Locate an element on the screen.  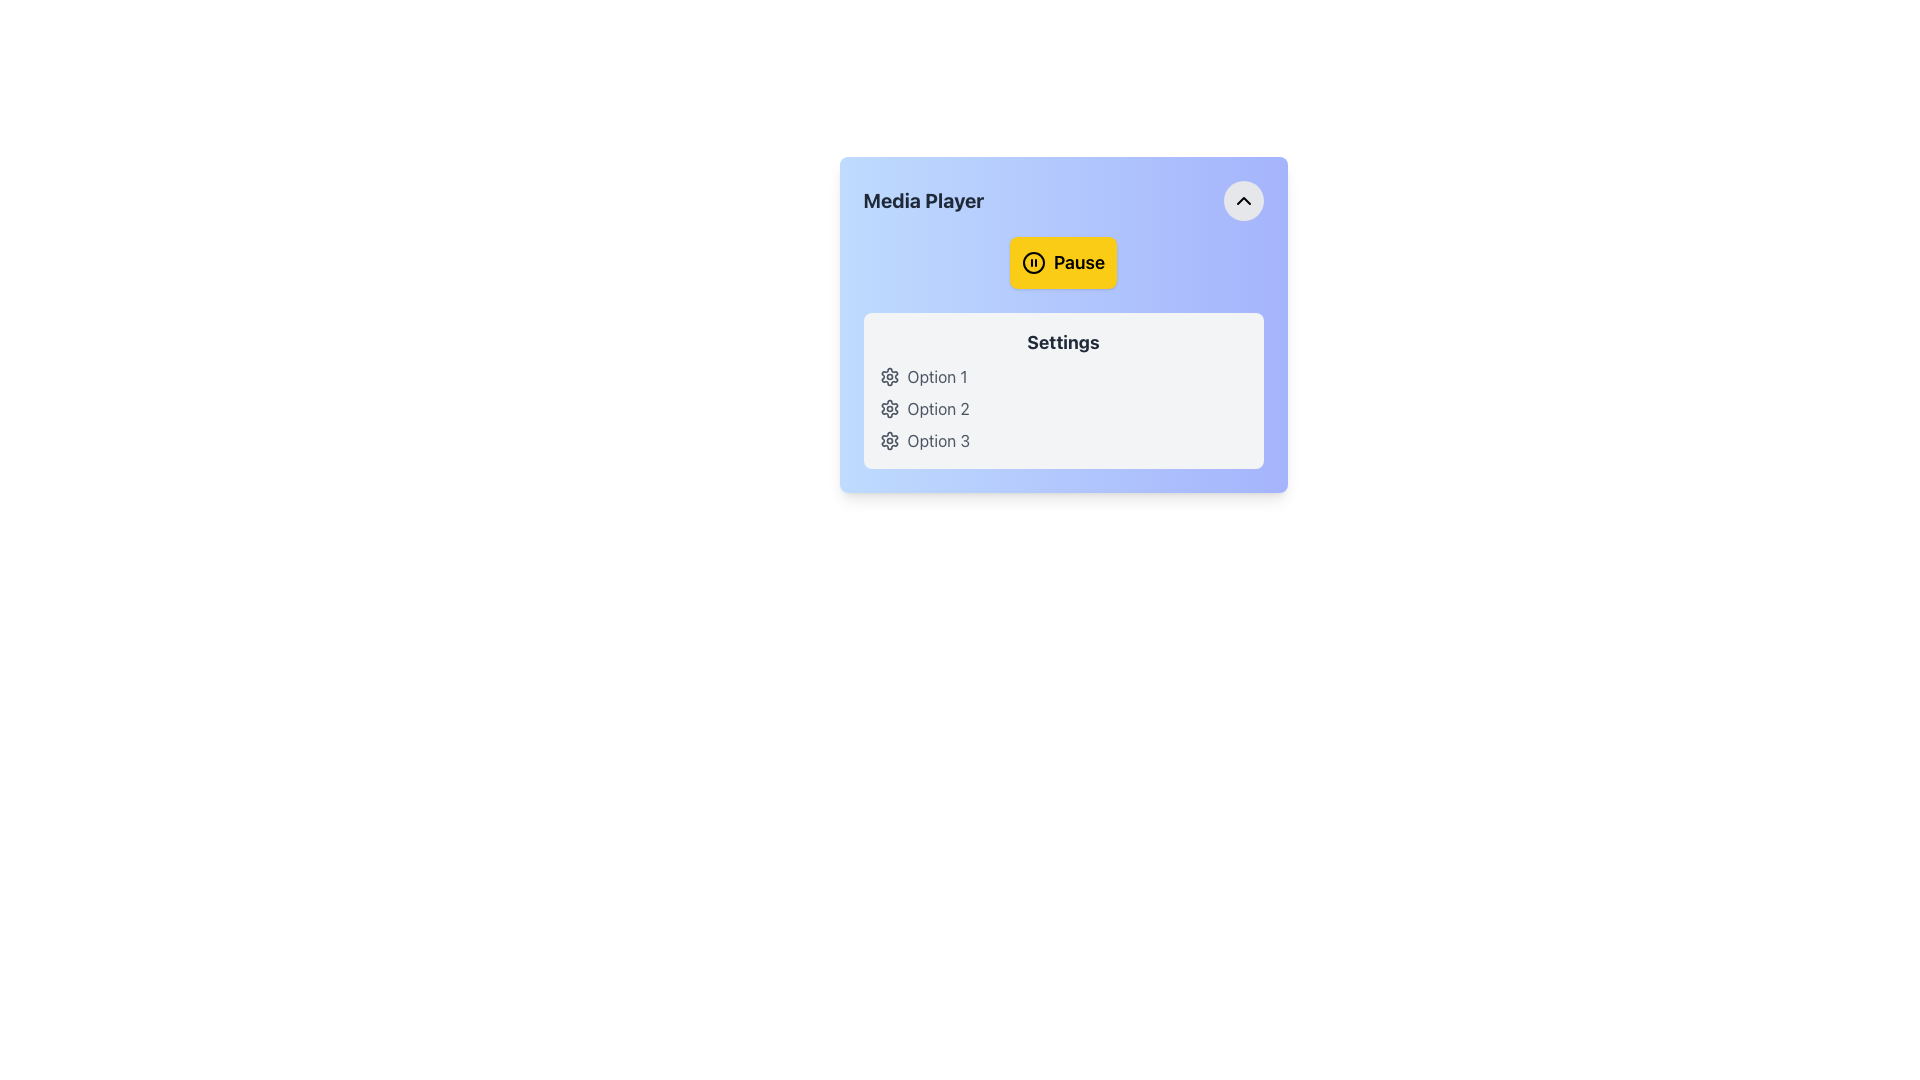
text 'Pause' displayed in bold black font within the yellow rounded rectangle button in the media player interface is located at coordinates (1078, 261).